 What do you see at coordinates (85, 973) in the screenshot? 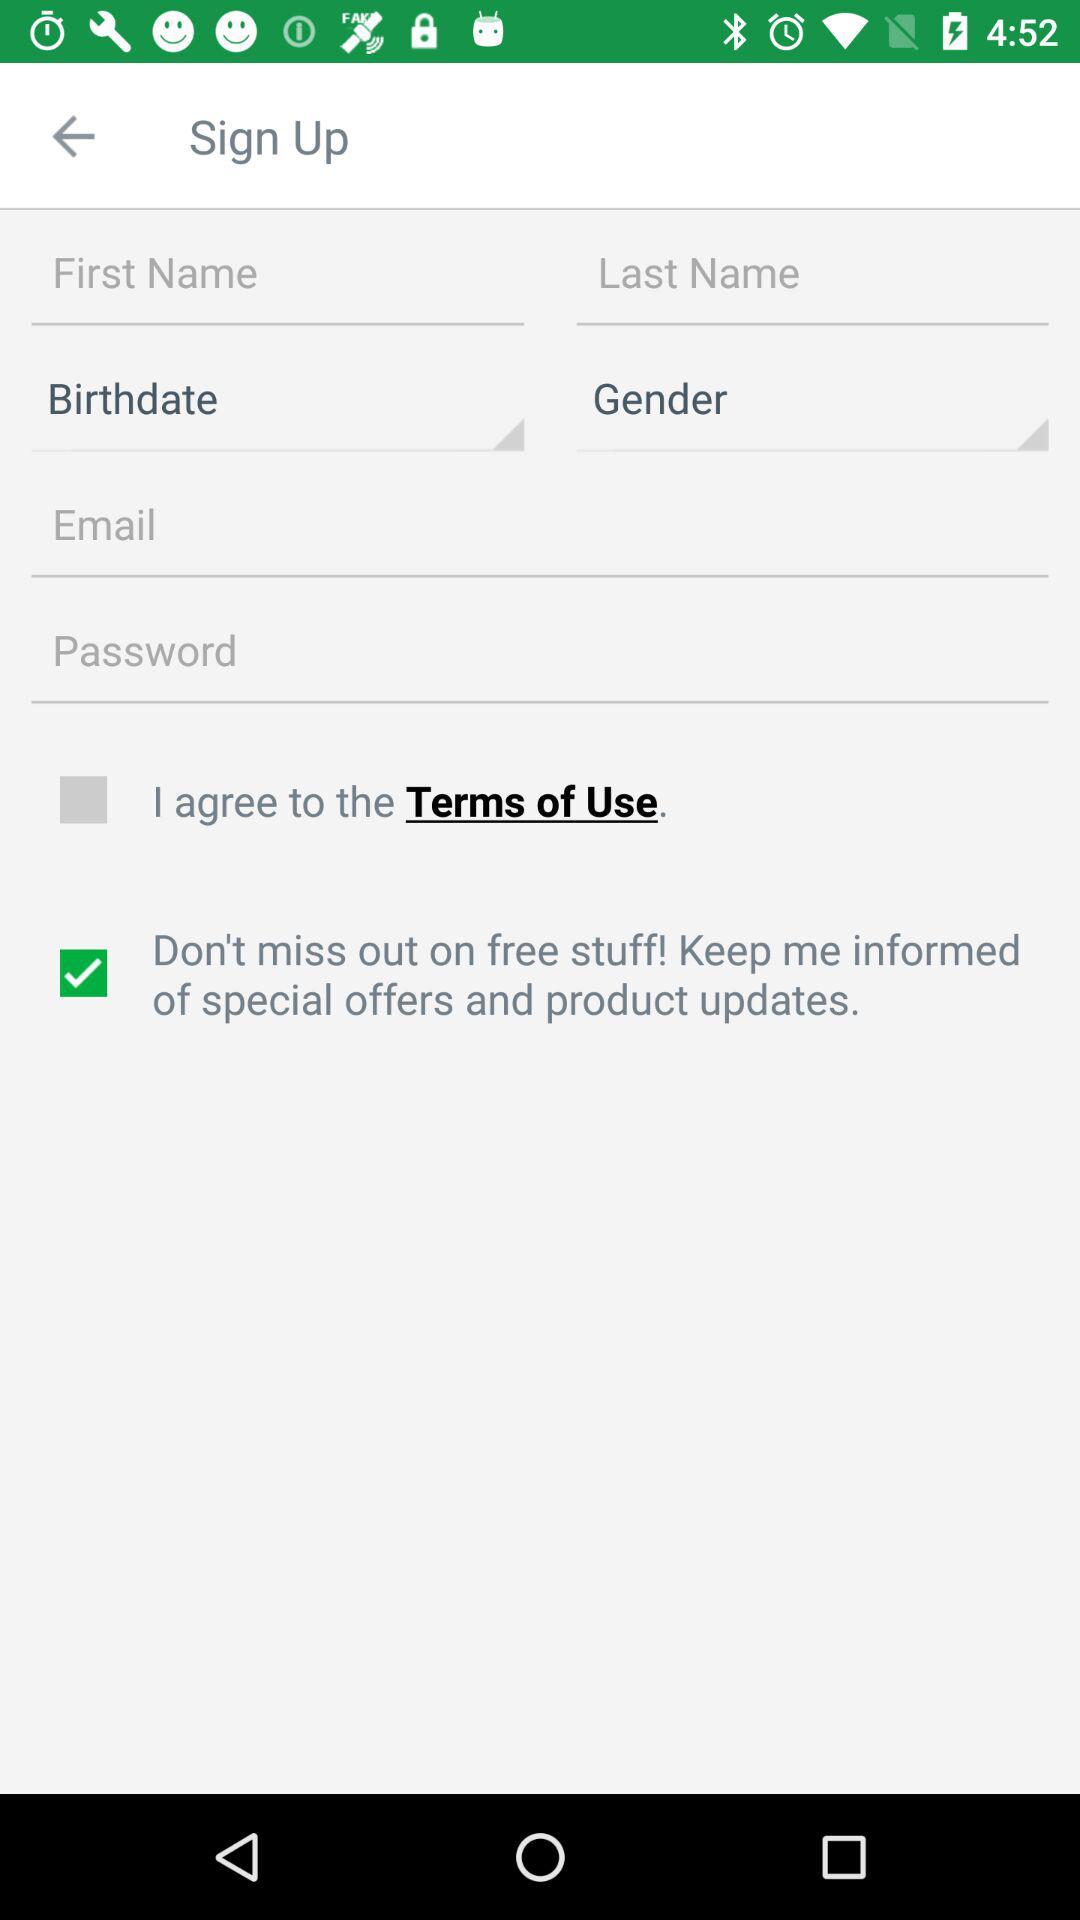
I see `emailed product news` at bounding box center [85, 973].